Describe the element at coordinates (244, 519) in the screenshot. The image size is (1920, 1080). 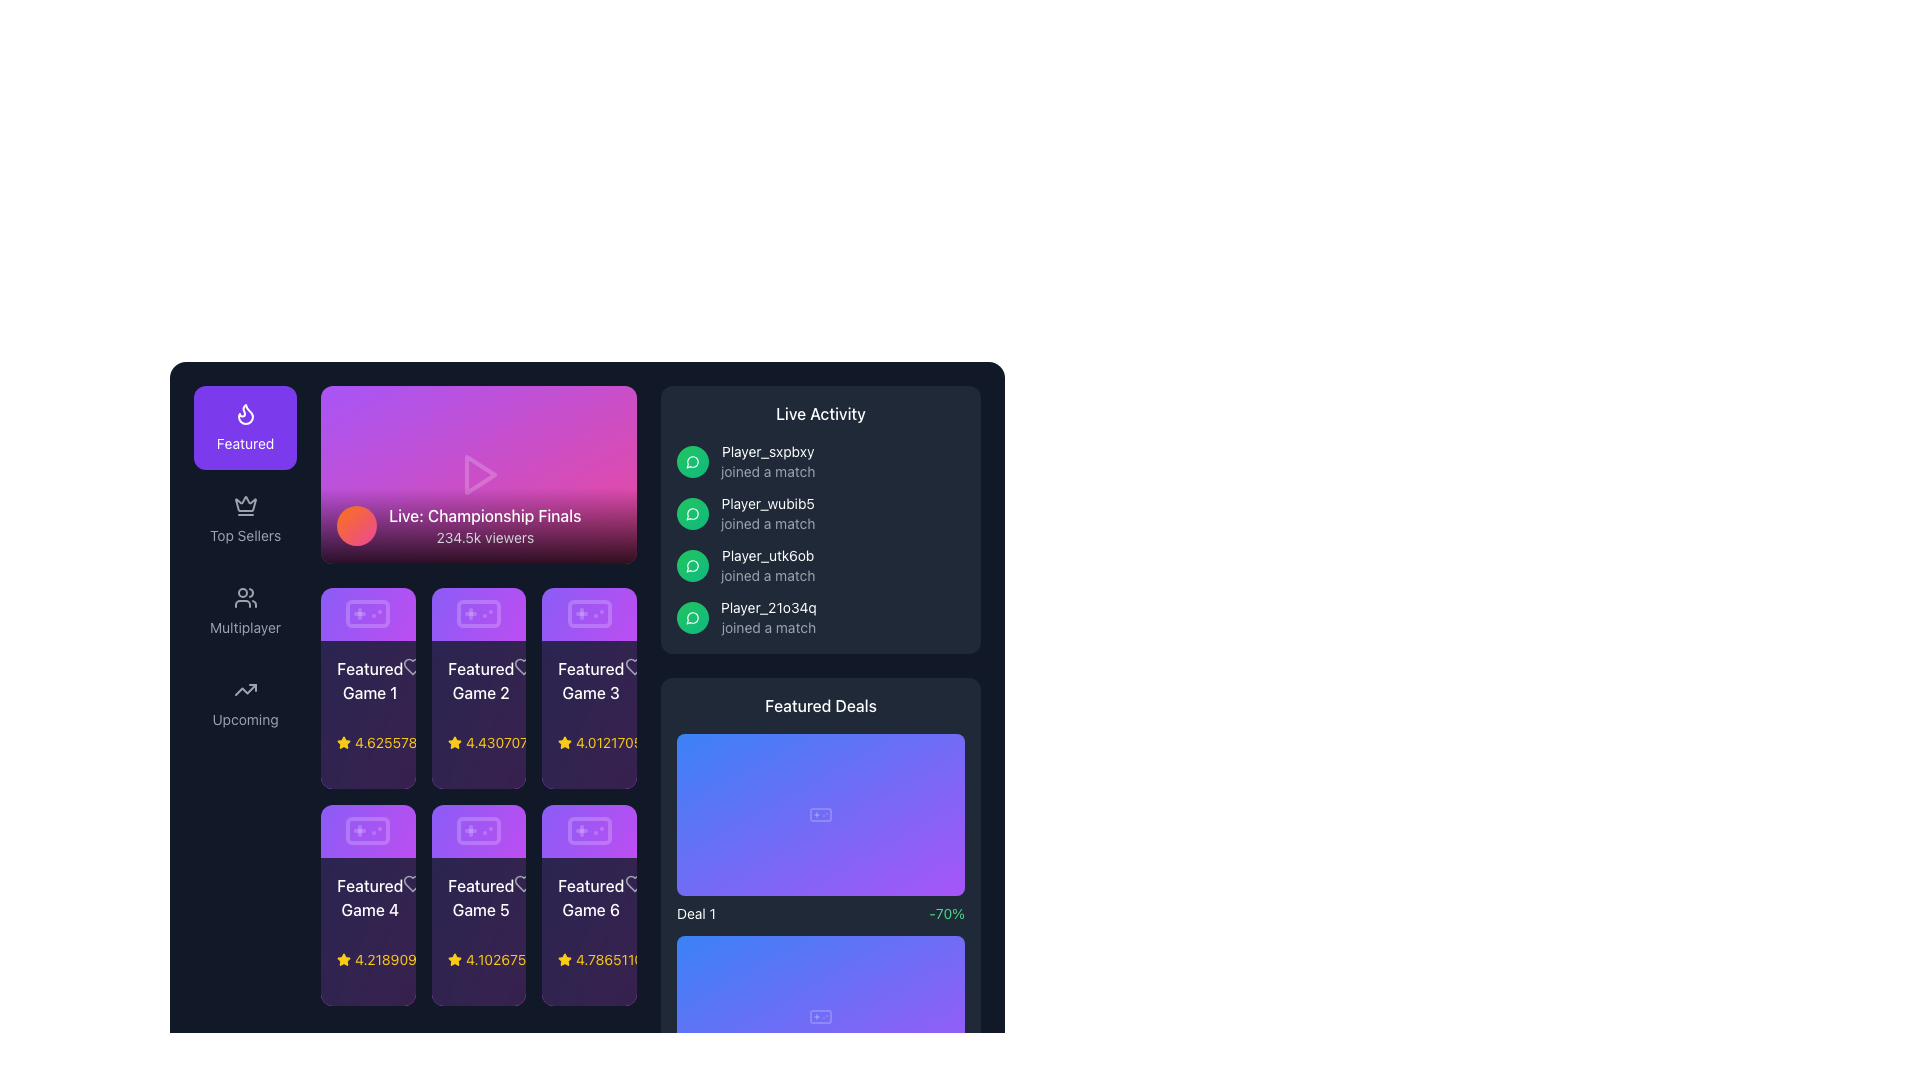
I see `the navigation button located in the vertical list, positioned as the second item beneath the 'Featured' button and above the 'Multiplayer' button` at that location.